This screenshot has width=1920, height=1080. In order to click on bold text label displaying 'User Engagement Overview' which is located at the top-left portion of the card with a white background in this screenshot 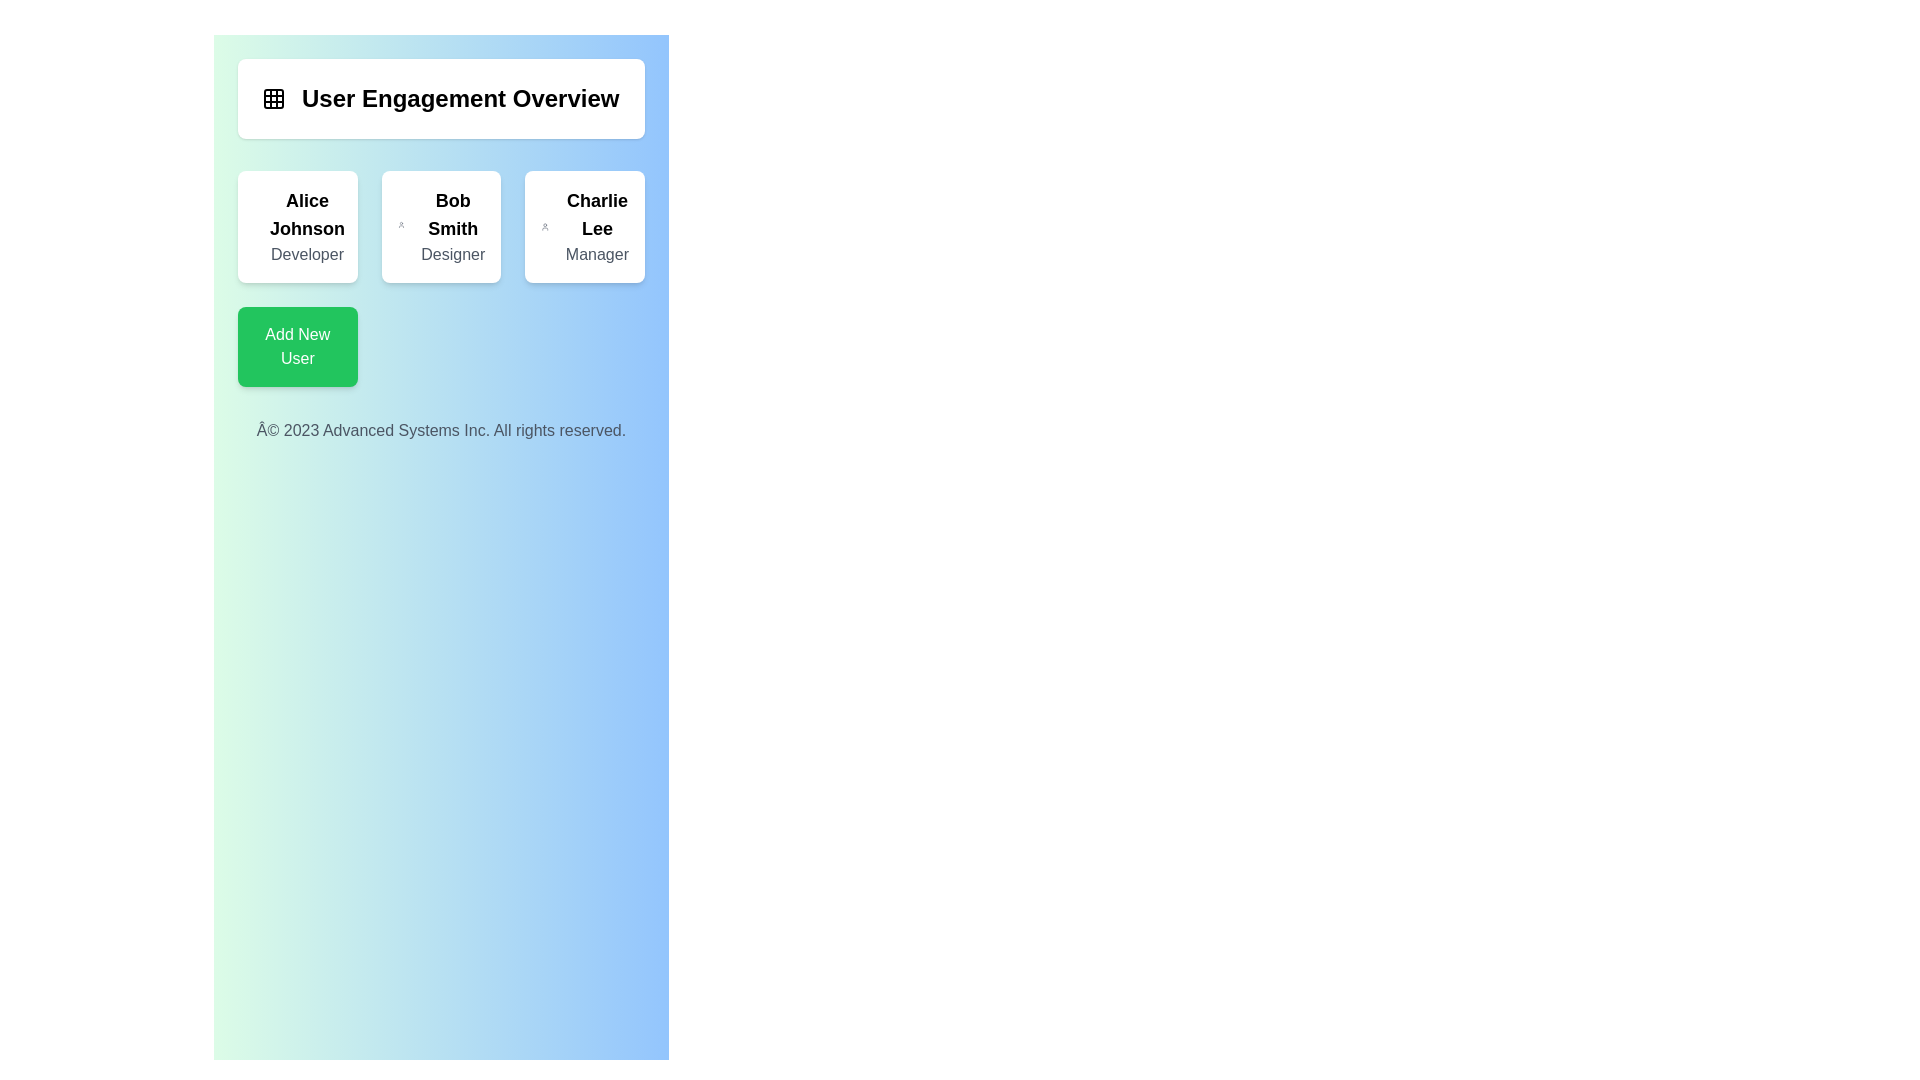, I will do `click(439, 99)`.